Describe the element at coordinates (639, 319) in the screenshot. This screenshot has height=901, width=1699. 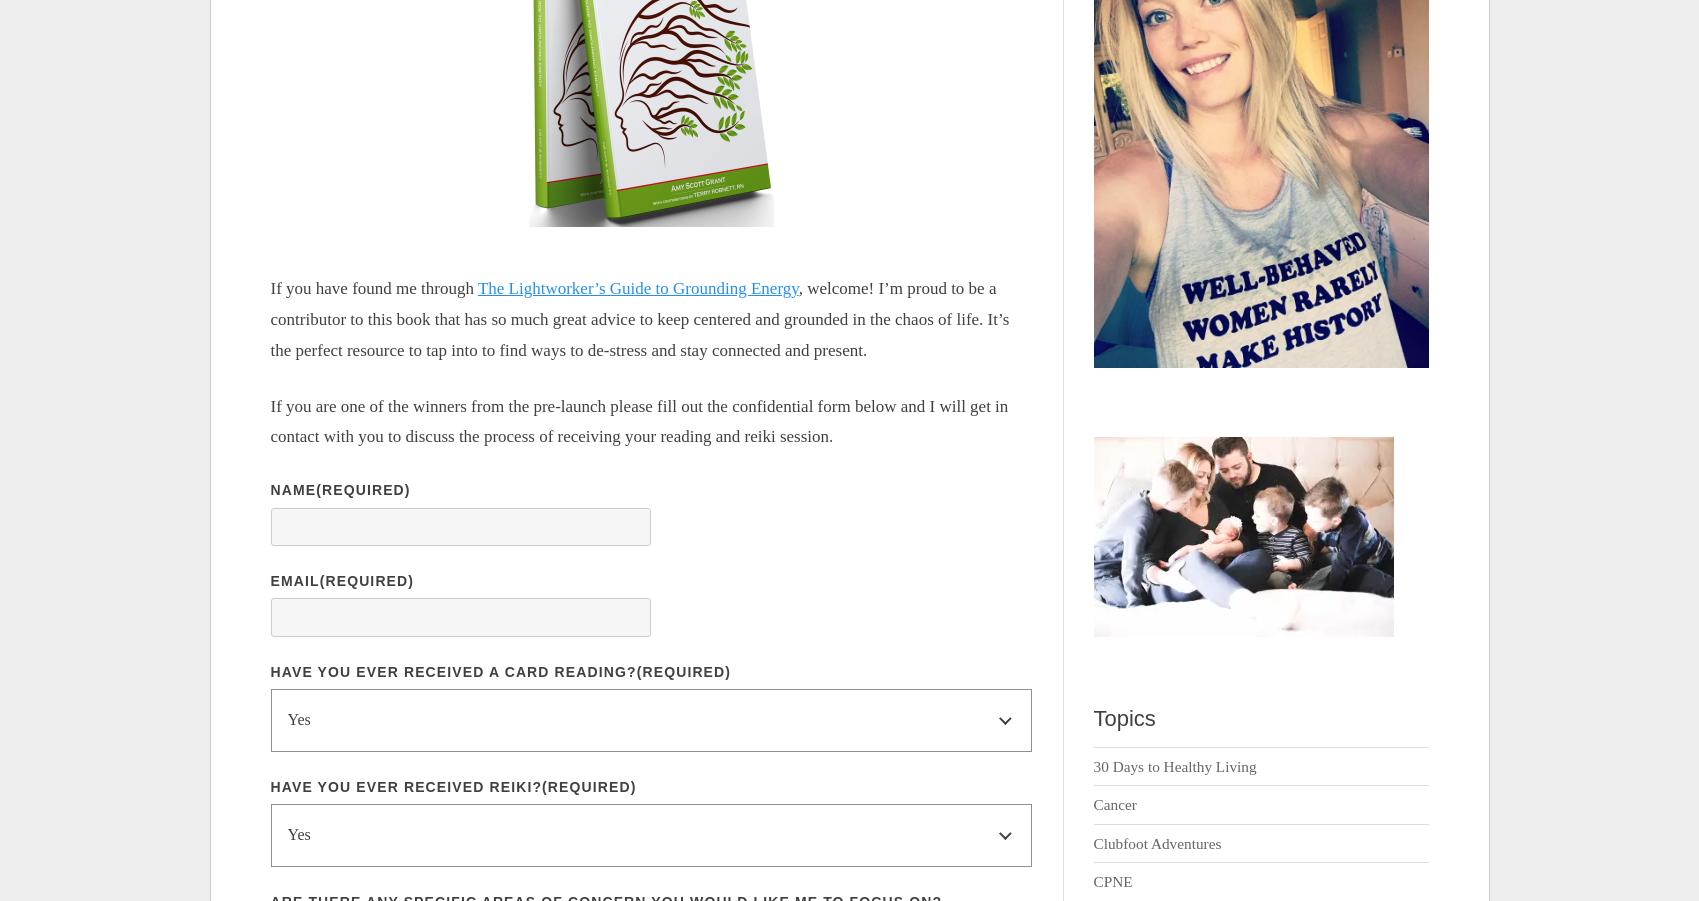
I see `', welcome! I’m proud to be a contributor to this book that has so much great advice to keep centered and grounded in the chaos of life. It’s the perfect resource to tap into to find ways to de-stress and stay connected and present.'` at that location.